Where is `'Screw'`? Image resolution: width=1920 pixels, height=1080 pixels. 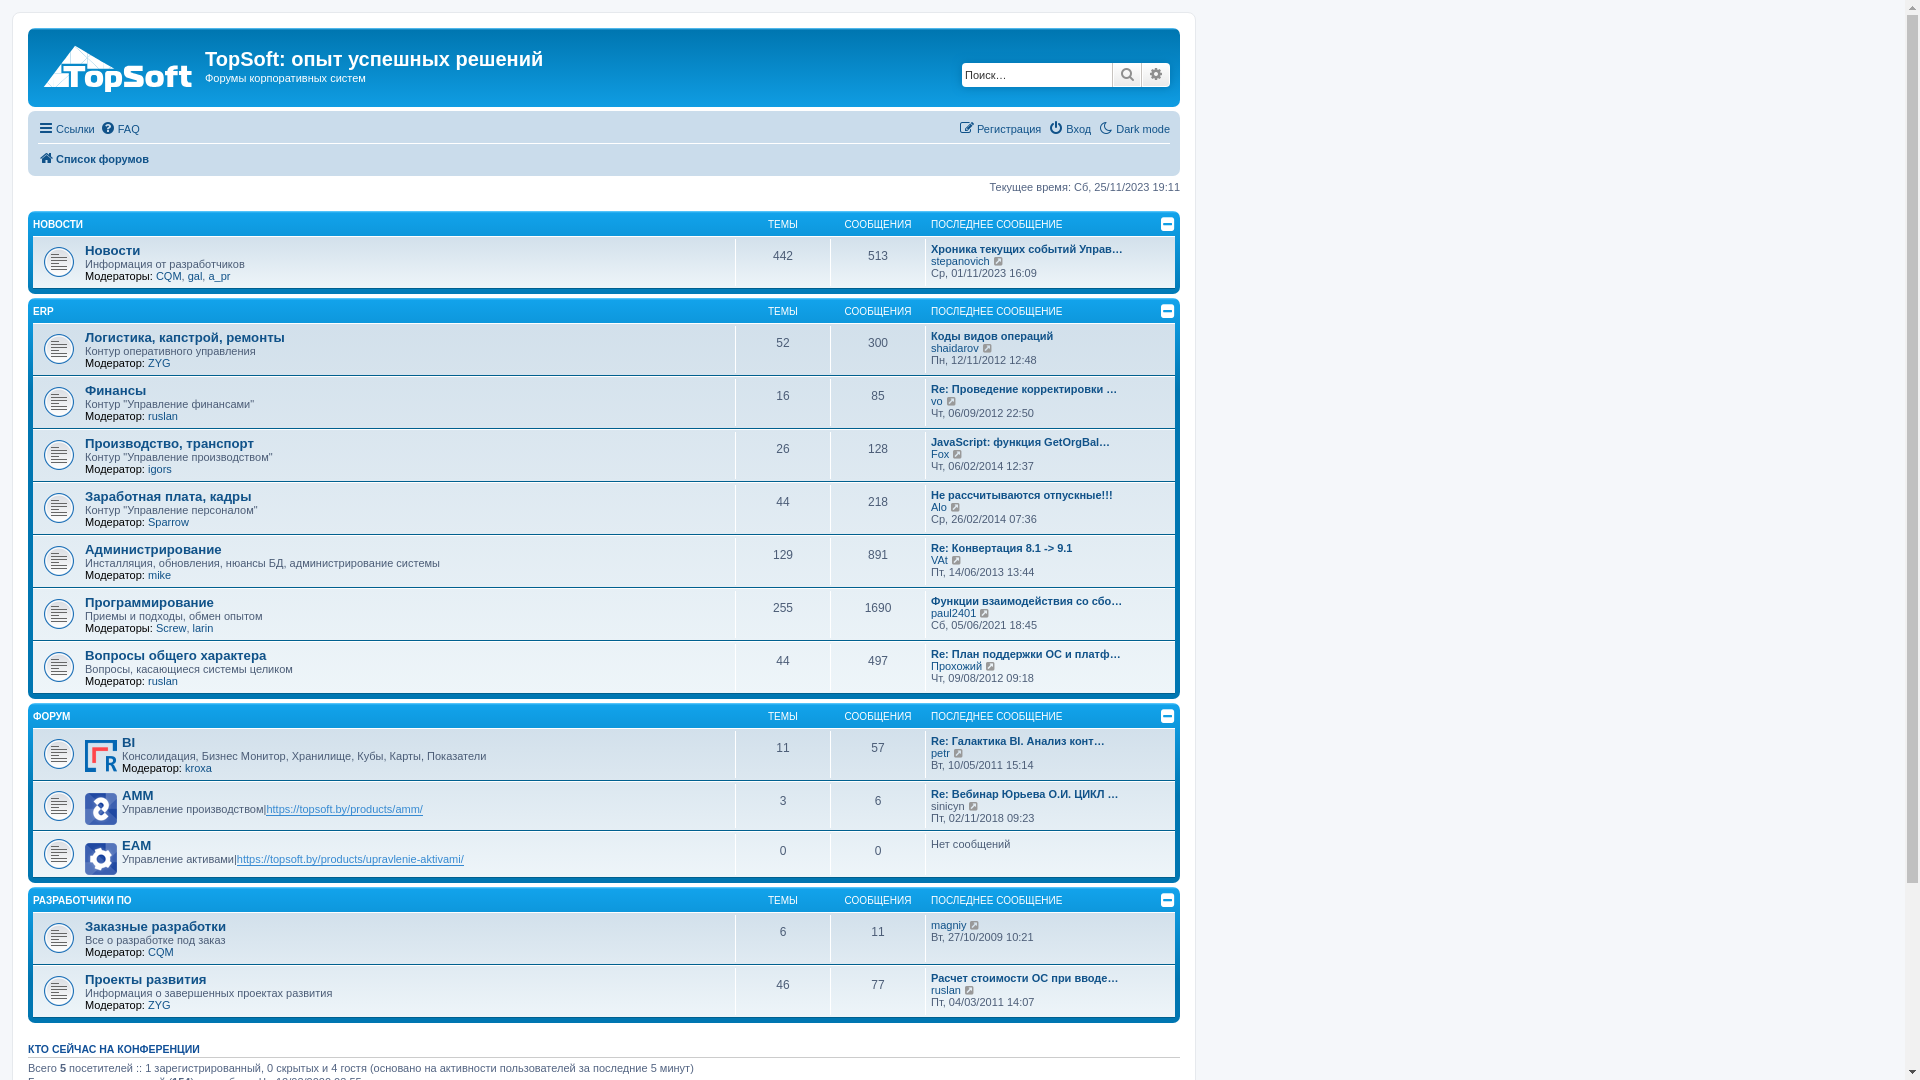
'Screw' is located at coordinates (155, 627).